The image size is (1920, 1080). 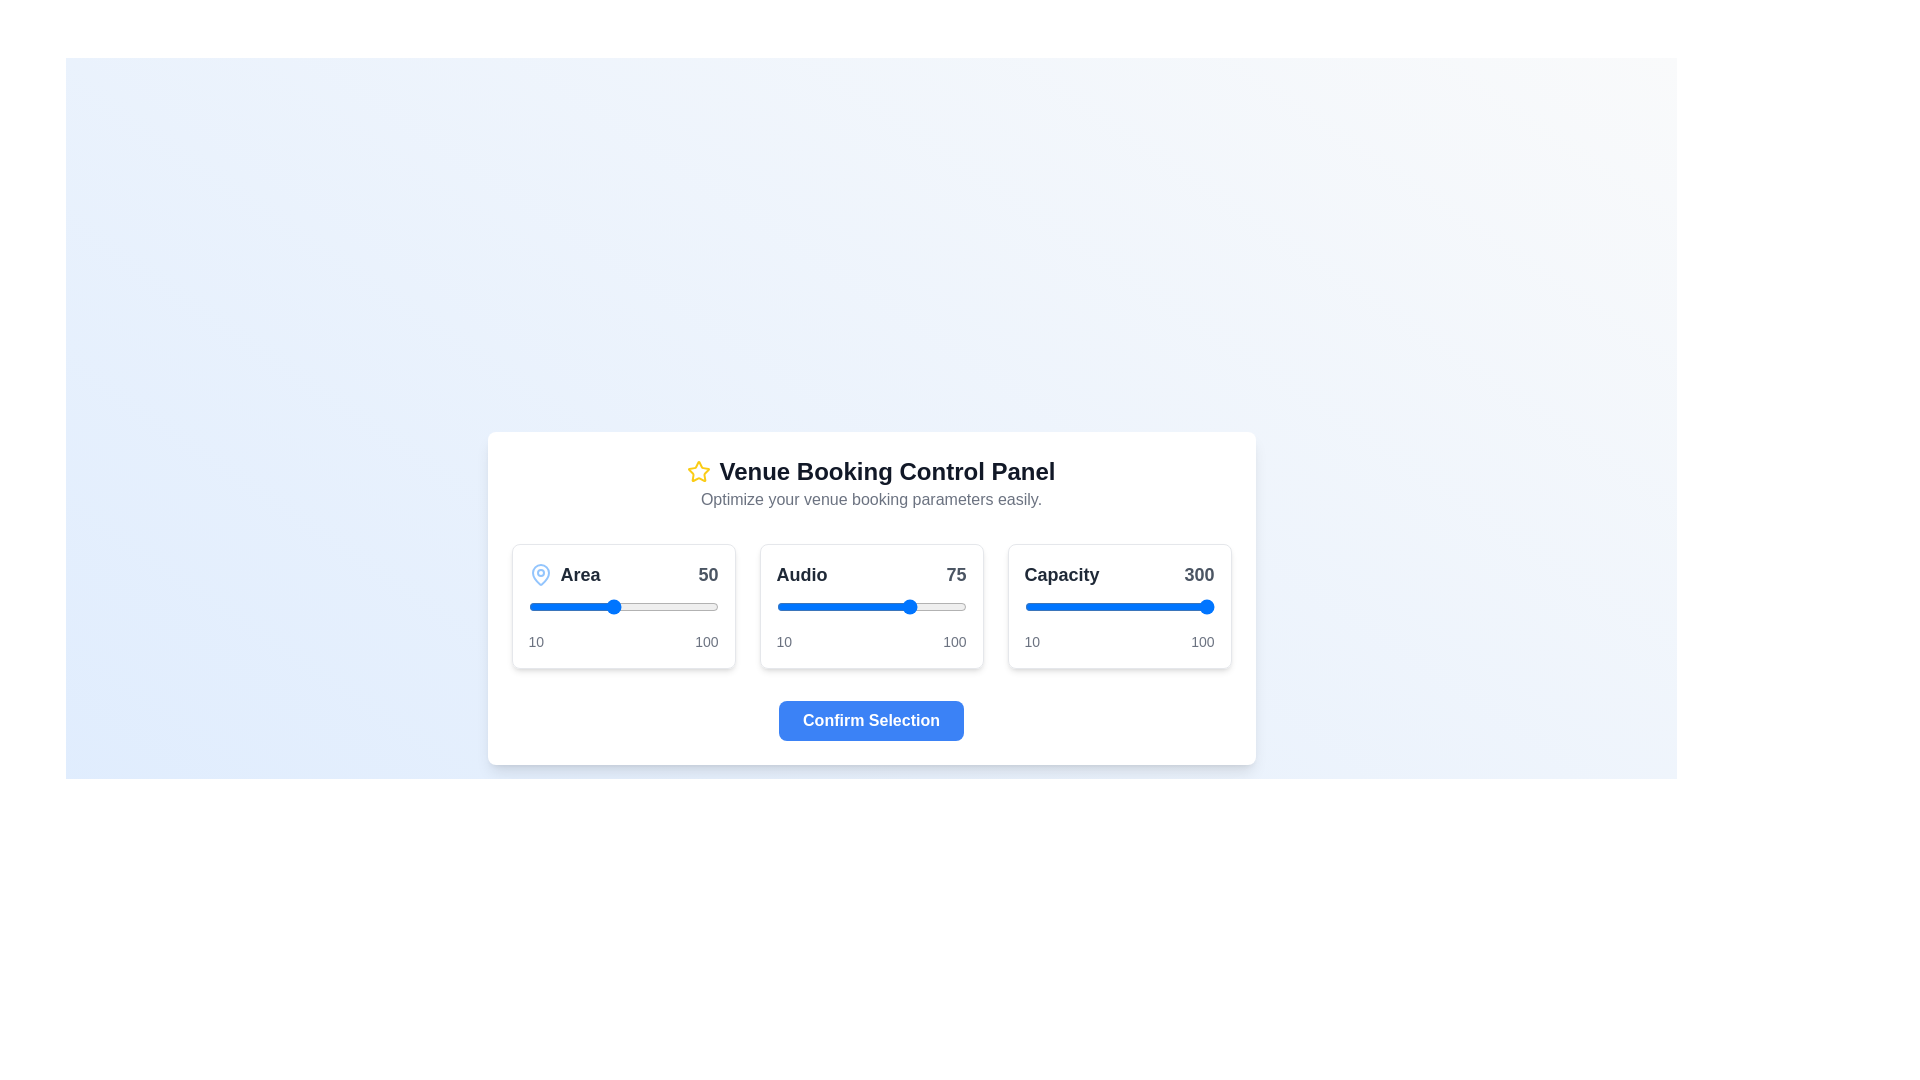 What do you see at coordinates (699, 605) in the screenshot?
I see `the Area slider` at bounding box center [699, 605].